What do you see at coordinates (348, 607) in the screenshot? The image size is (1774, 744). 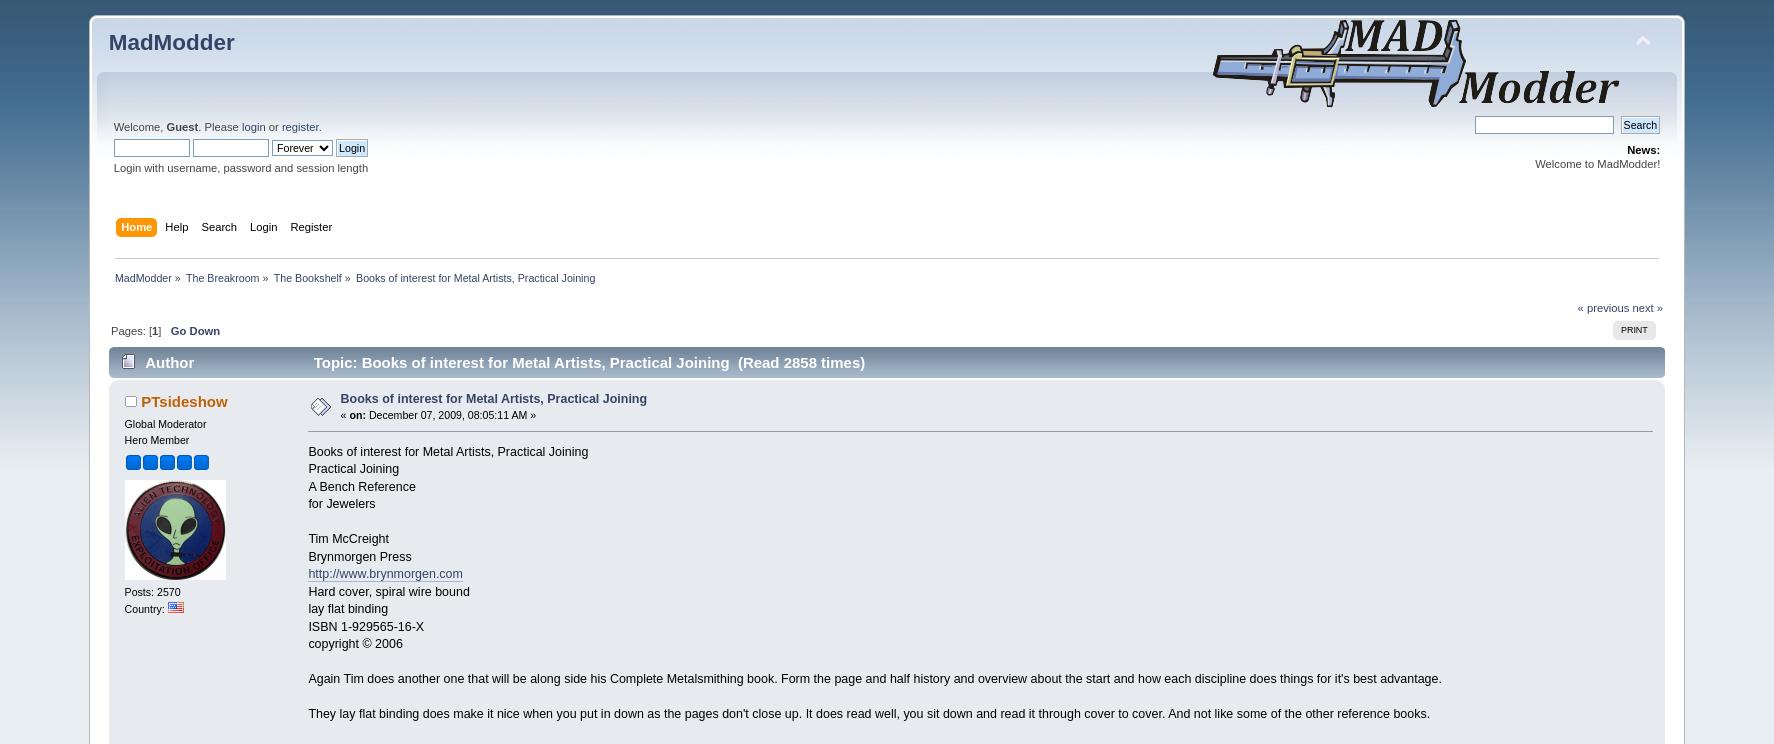 I see `'lay flat binding'` at bounding box center [348, 607].